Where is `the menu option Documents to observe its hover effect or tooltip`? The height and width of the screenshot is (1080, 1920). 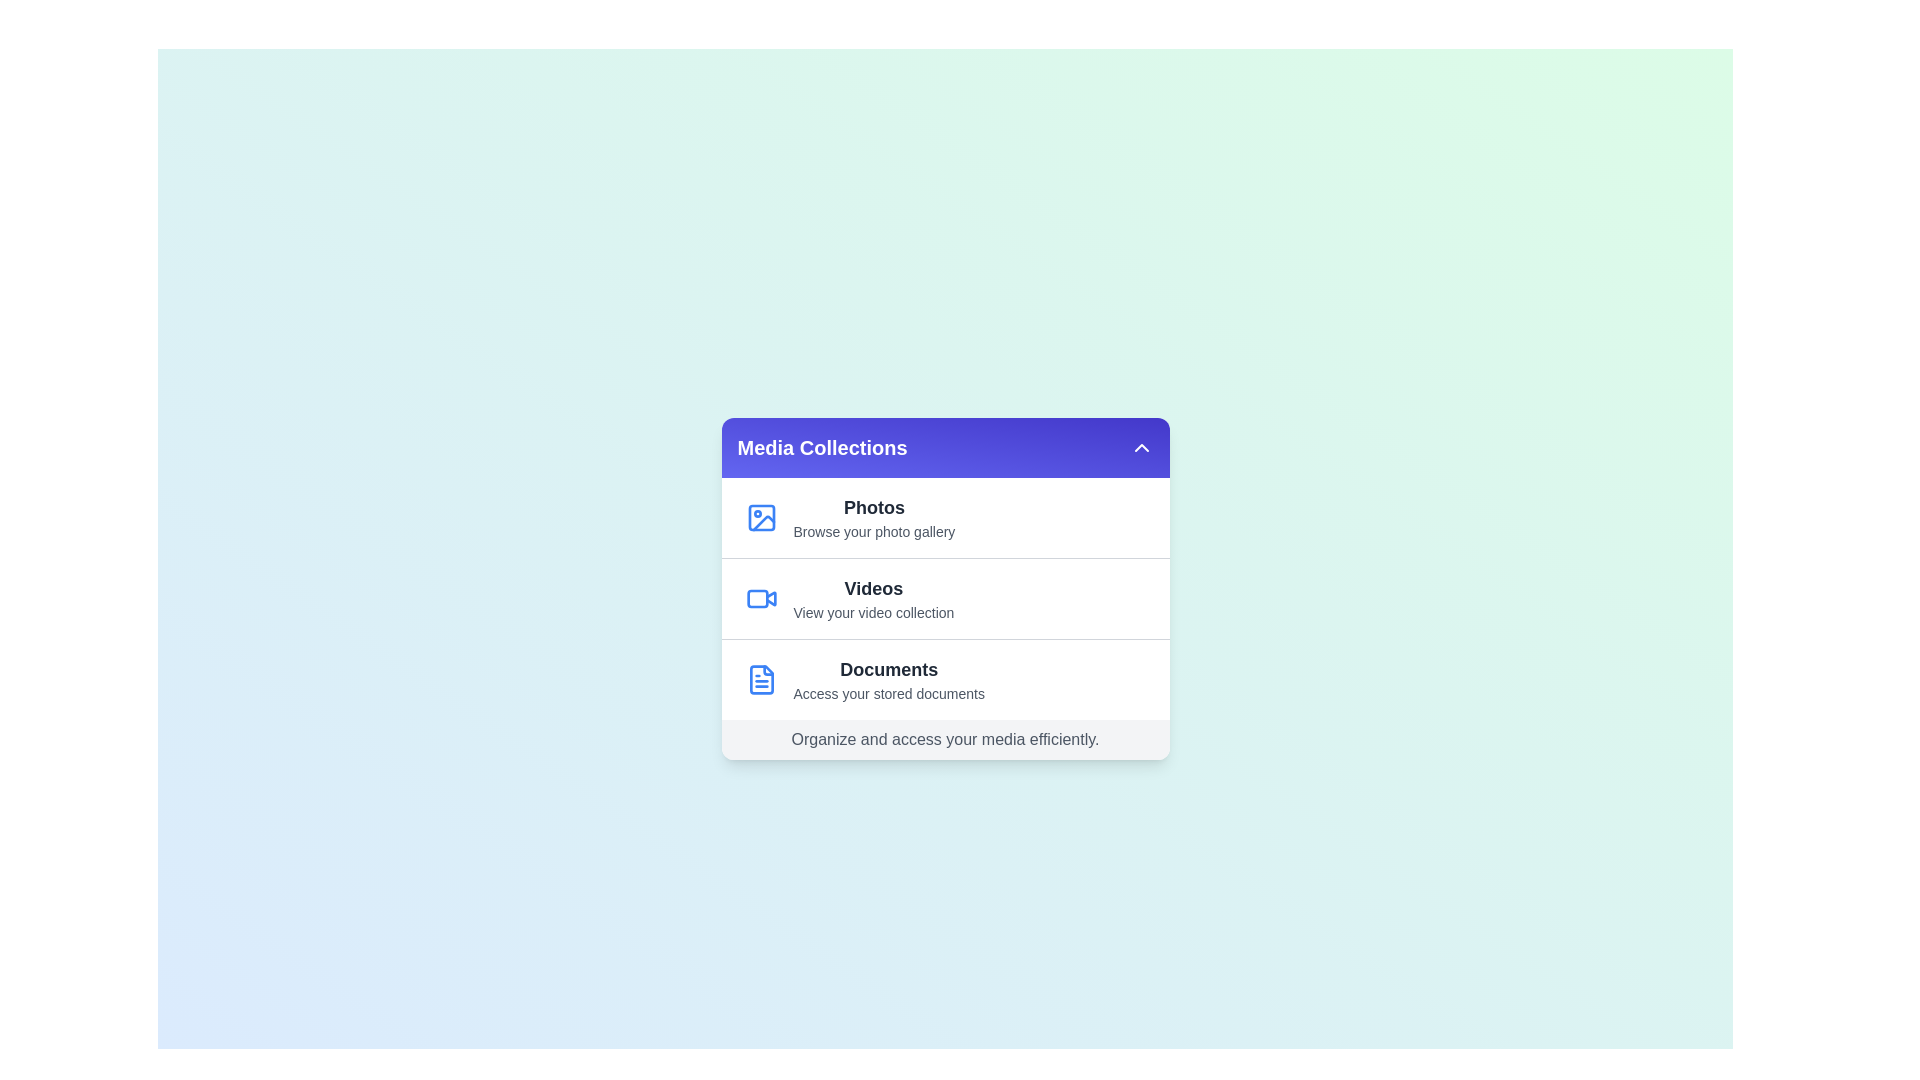
the menu option Documents to observe its hover effect or tooltip is located at coordinates (944, 678).